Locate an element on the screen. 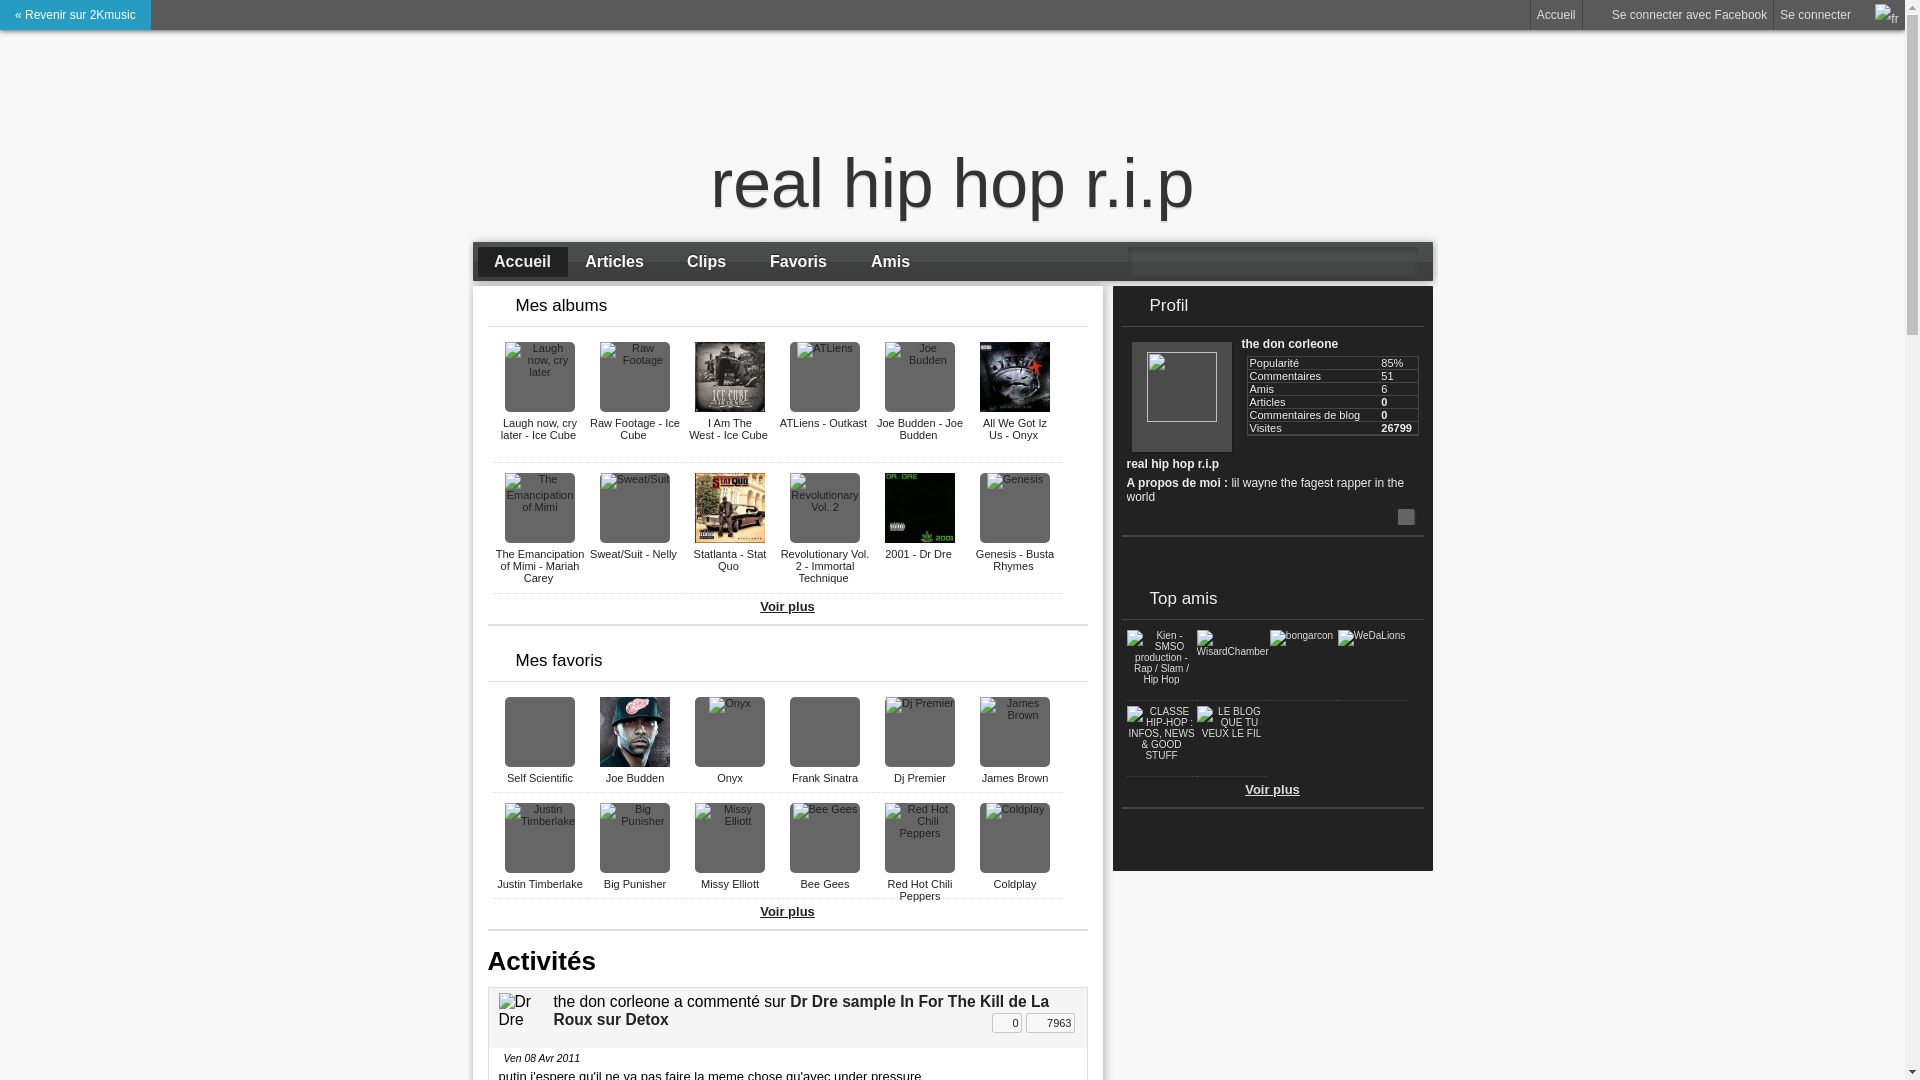 The height and width of the screenshot is (1080, 1920). 'Amis' is located at coordinates (845, 261).